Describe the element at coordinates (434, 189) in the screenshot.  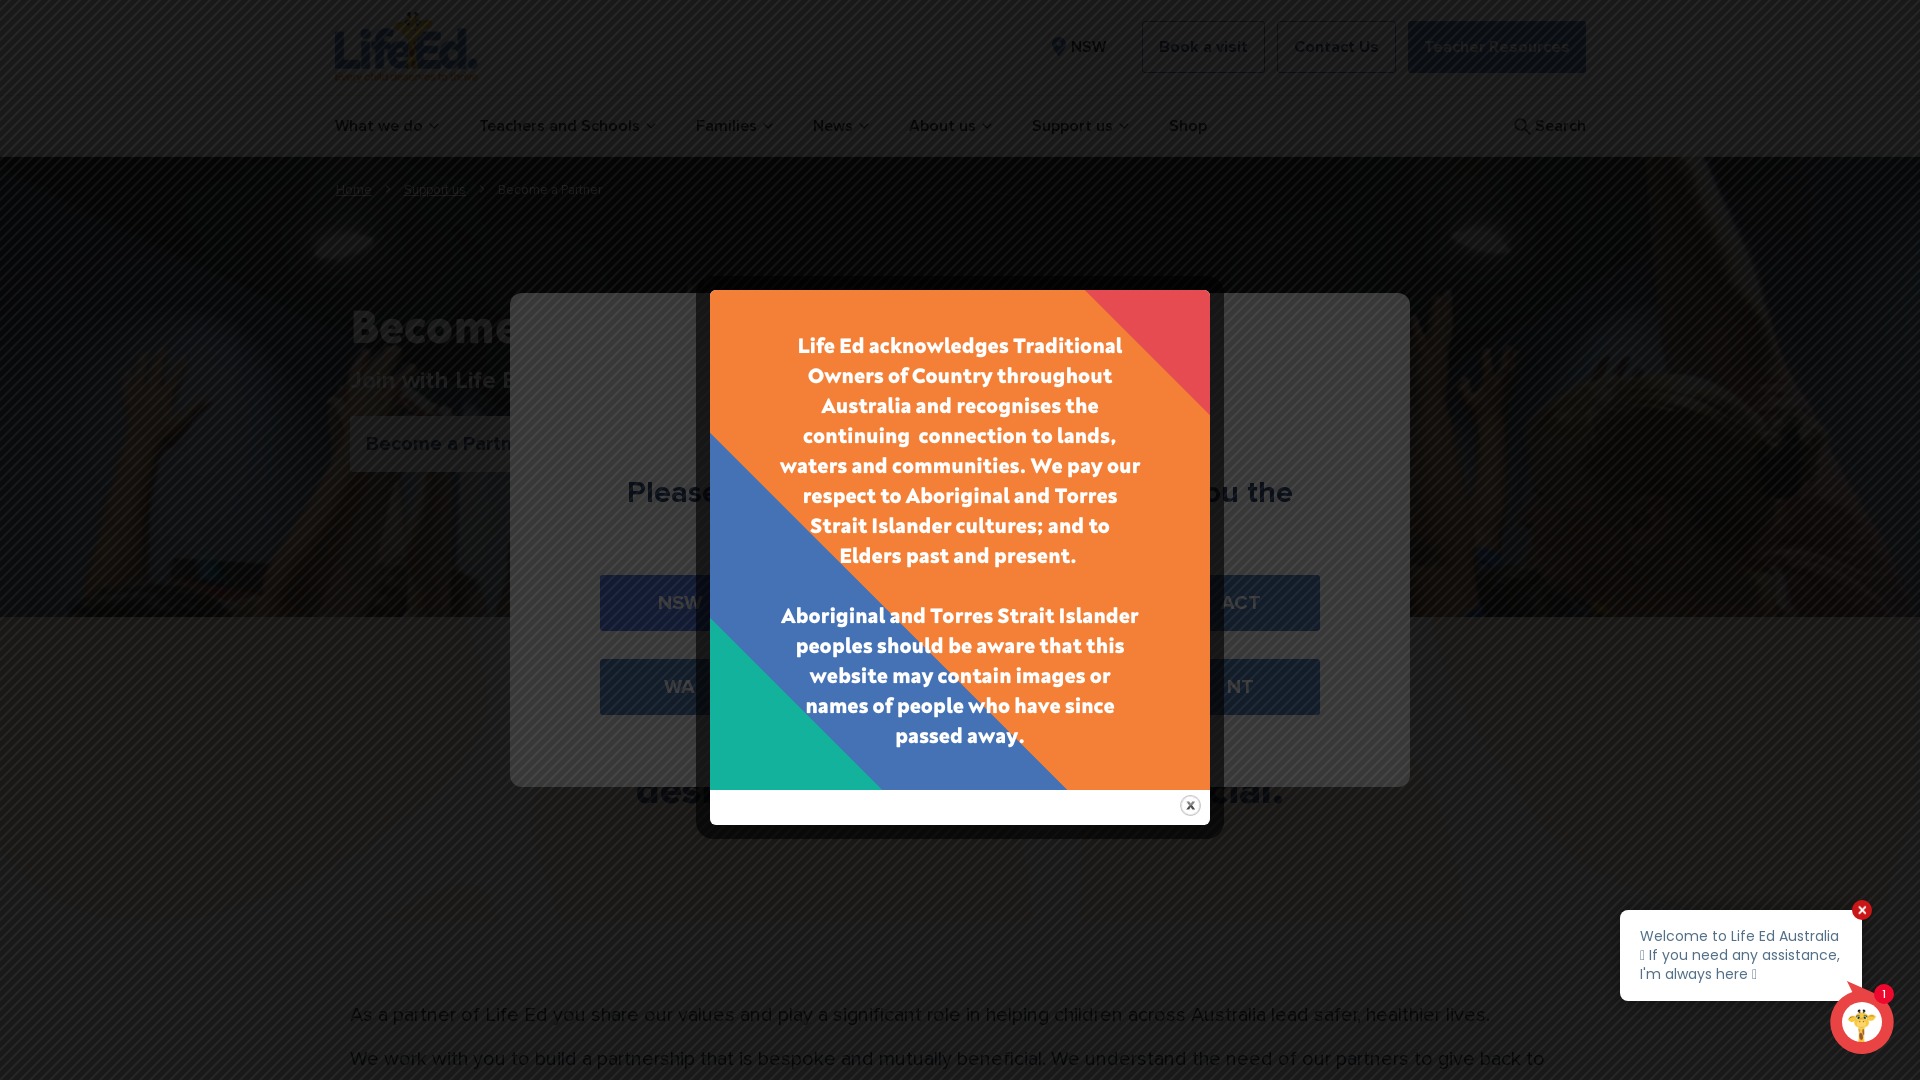
I see `'Support us'` at that location.